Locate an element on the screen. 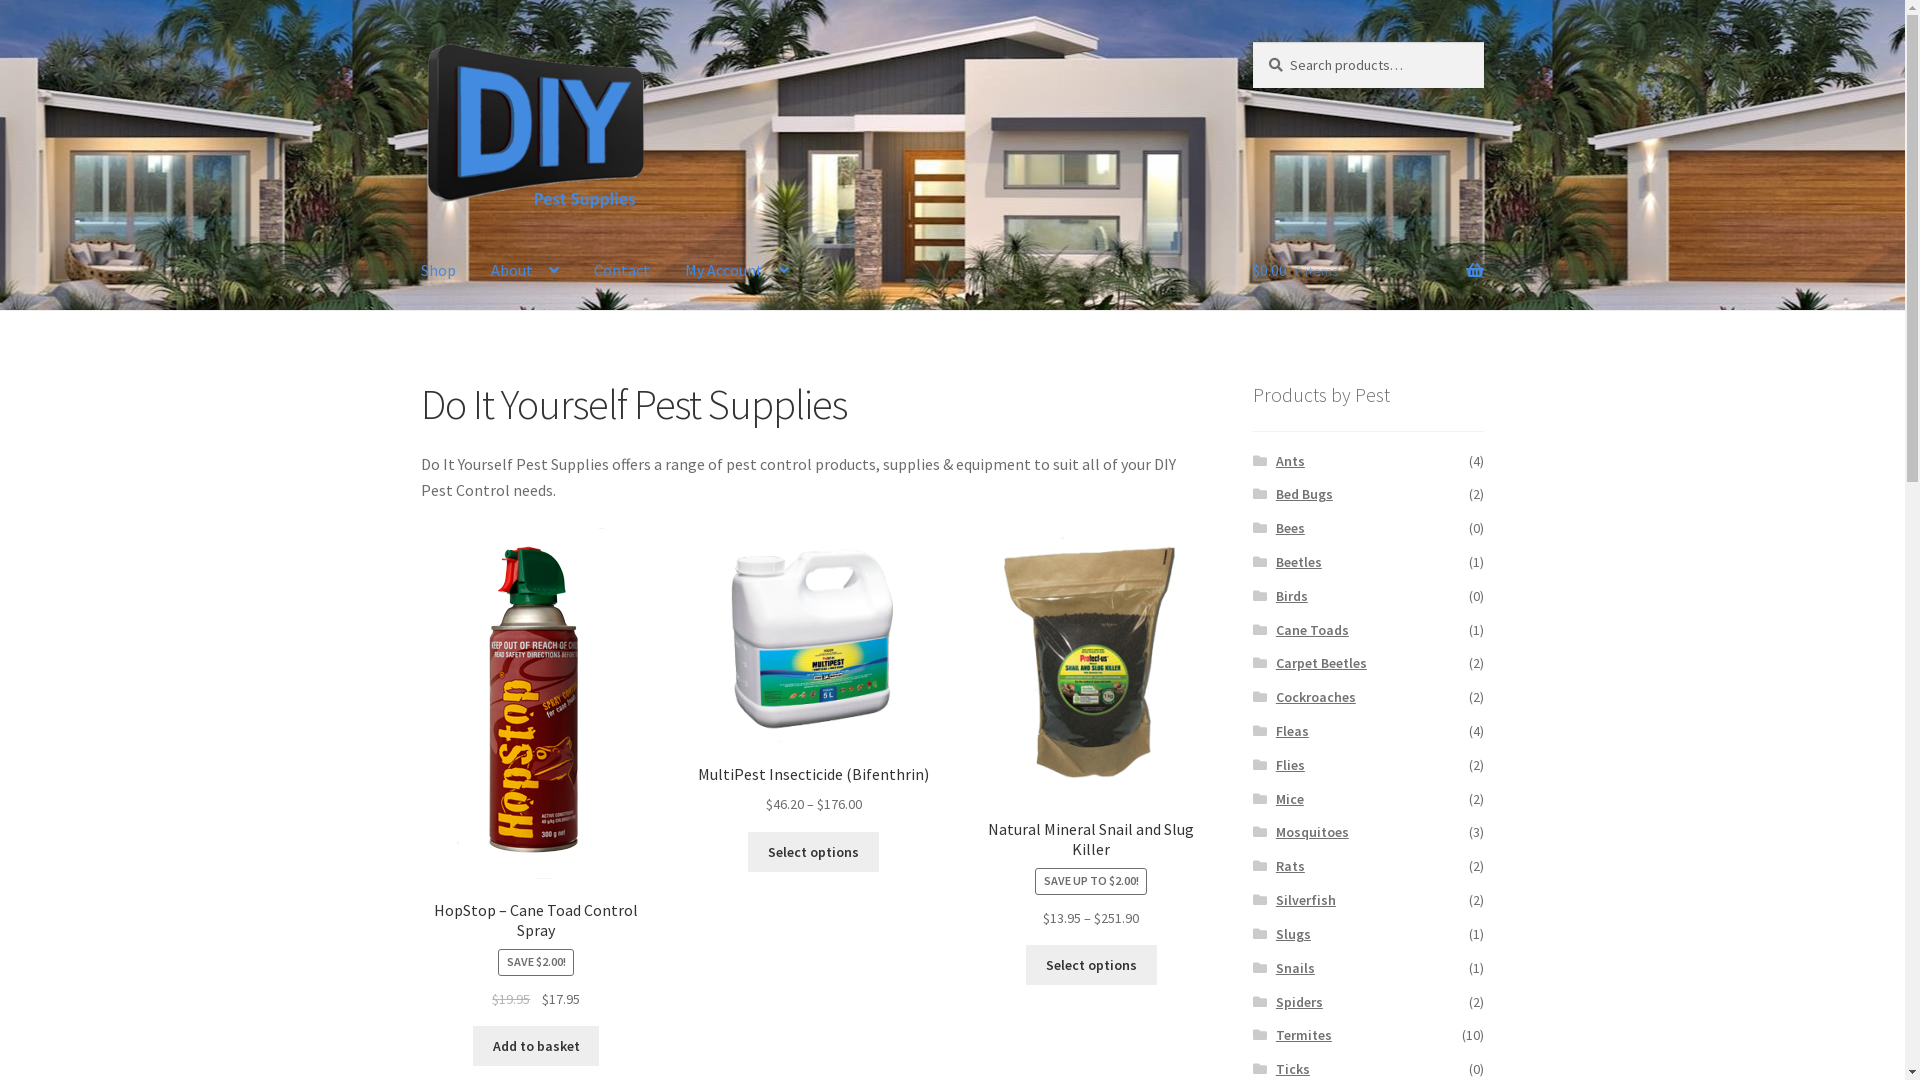  'Skip to navigation' is located at coordinates (419, 41).